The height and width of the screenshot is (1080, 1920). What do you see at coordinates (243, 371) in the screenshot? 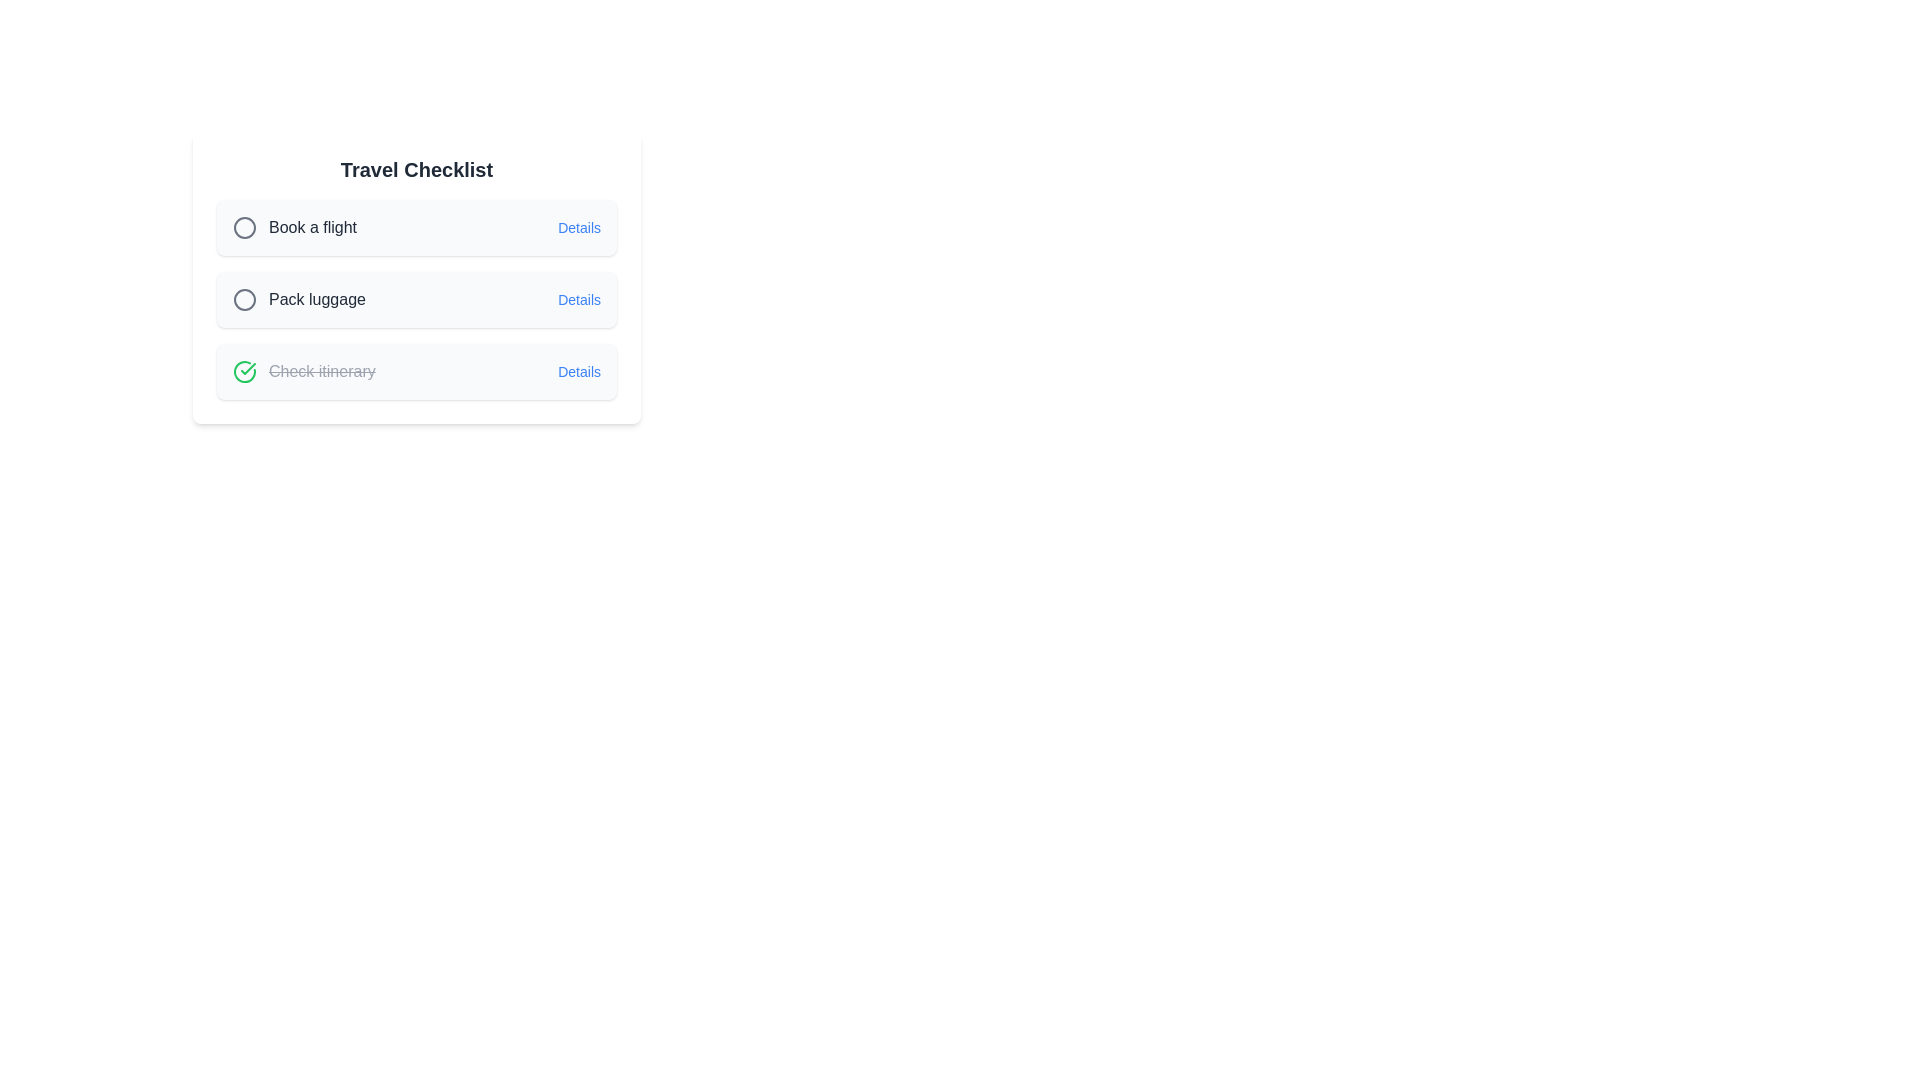
I see `information associated with the 'Check itinerary' icon, which is located in the third row of the 'Travel Checklist' list, to the left of the text 'Check itinerary'` at bounding box center [243, 371].